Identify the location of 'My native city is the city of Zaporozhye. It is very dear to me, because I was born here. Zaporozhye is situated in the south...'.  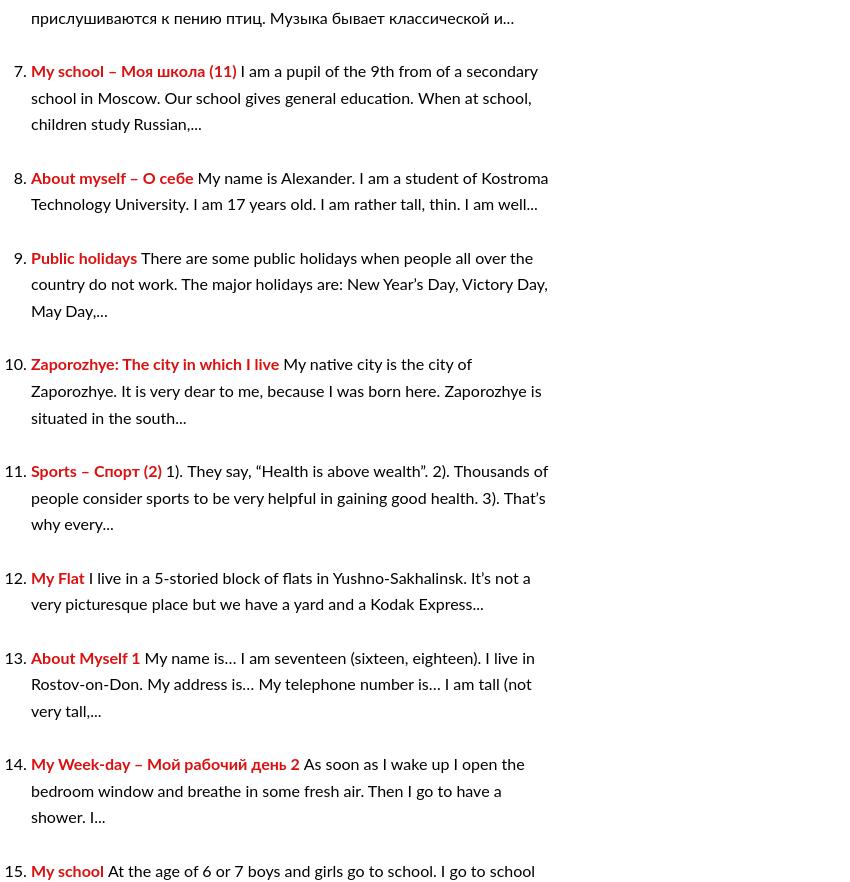
(285, 391).